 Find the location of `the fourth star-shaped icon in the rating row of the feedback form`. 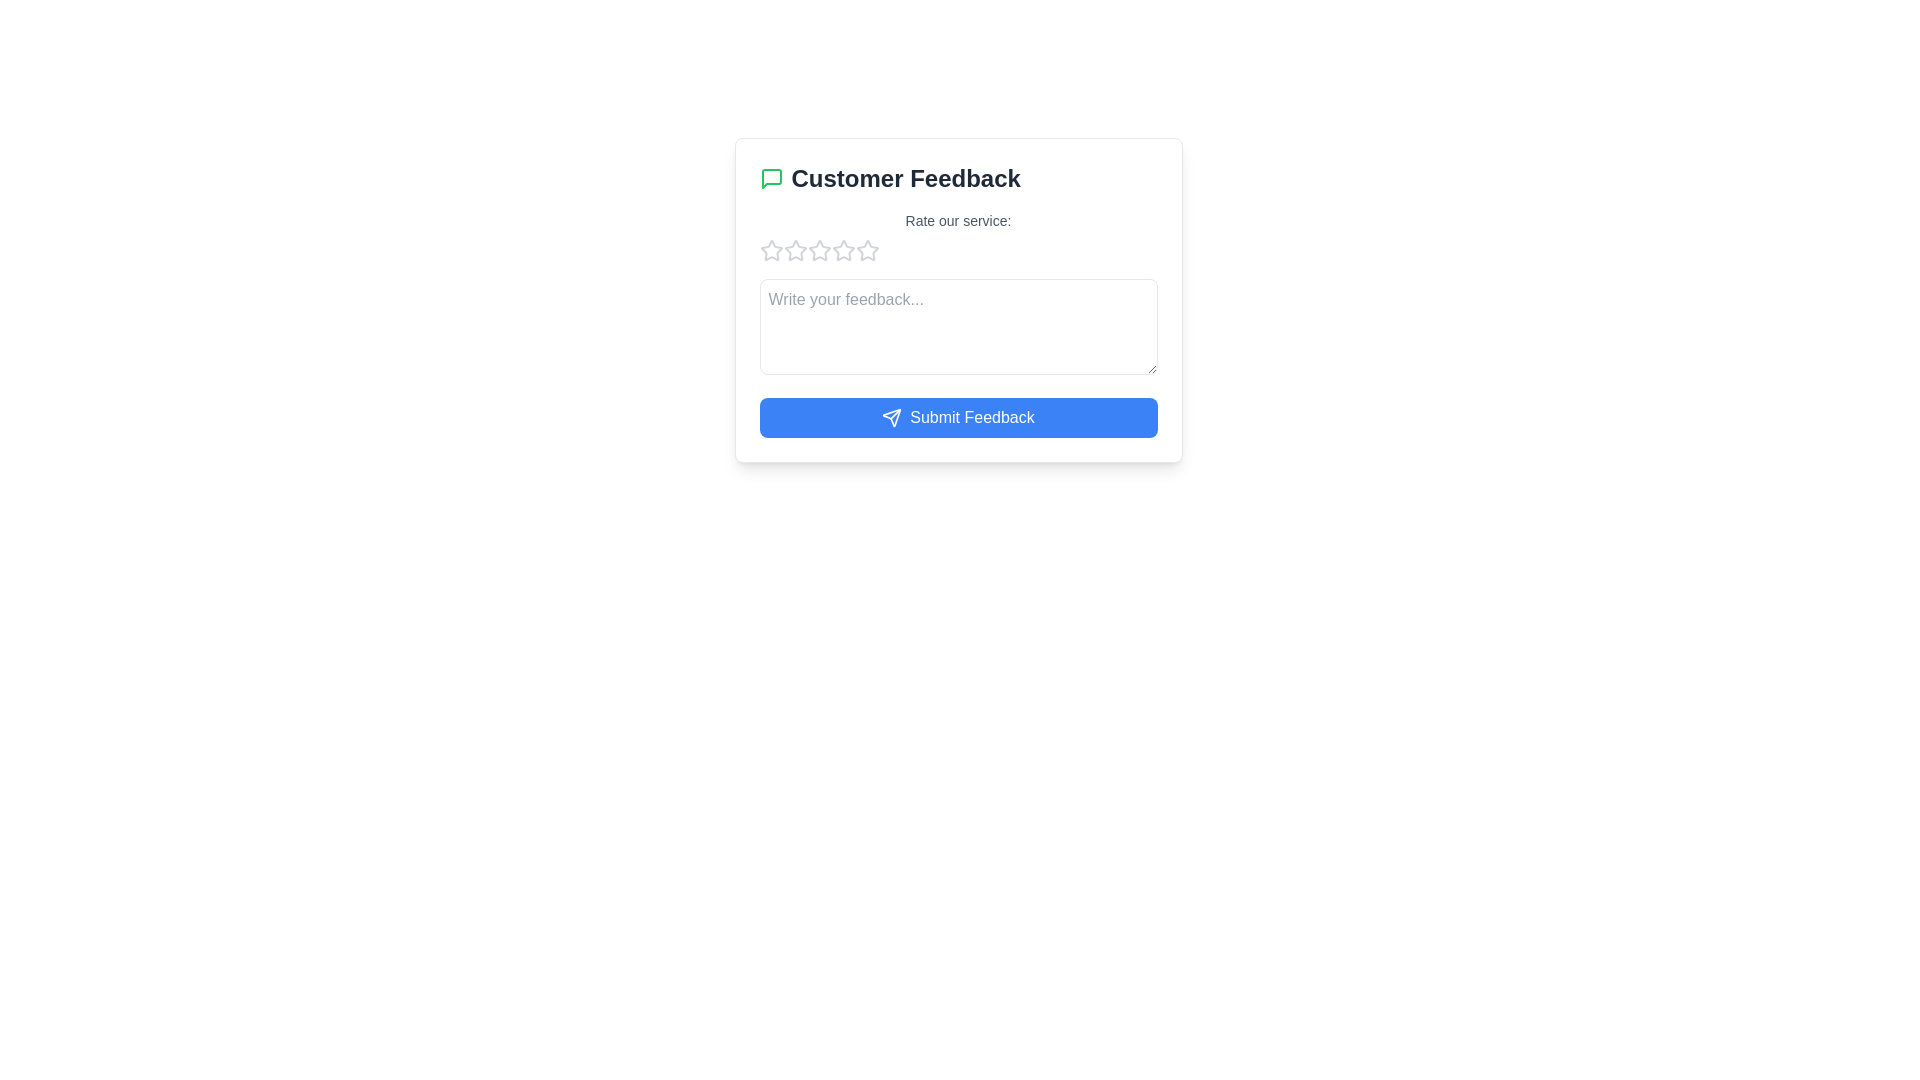

the fourth star-shaped icon in the rating row of the feedback form is located at coordinates (843, 249).